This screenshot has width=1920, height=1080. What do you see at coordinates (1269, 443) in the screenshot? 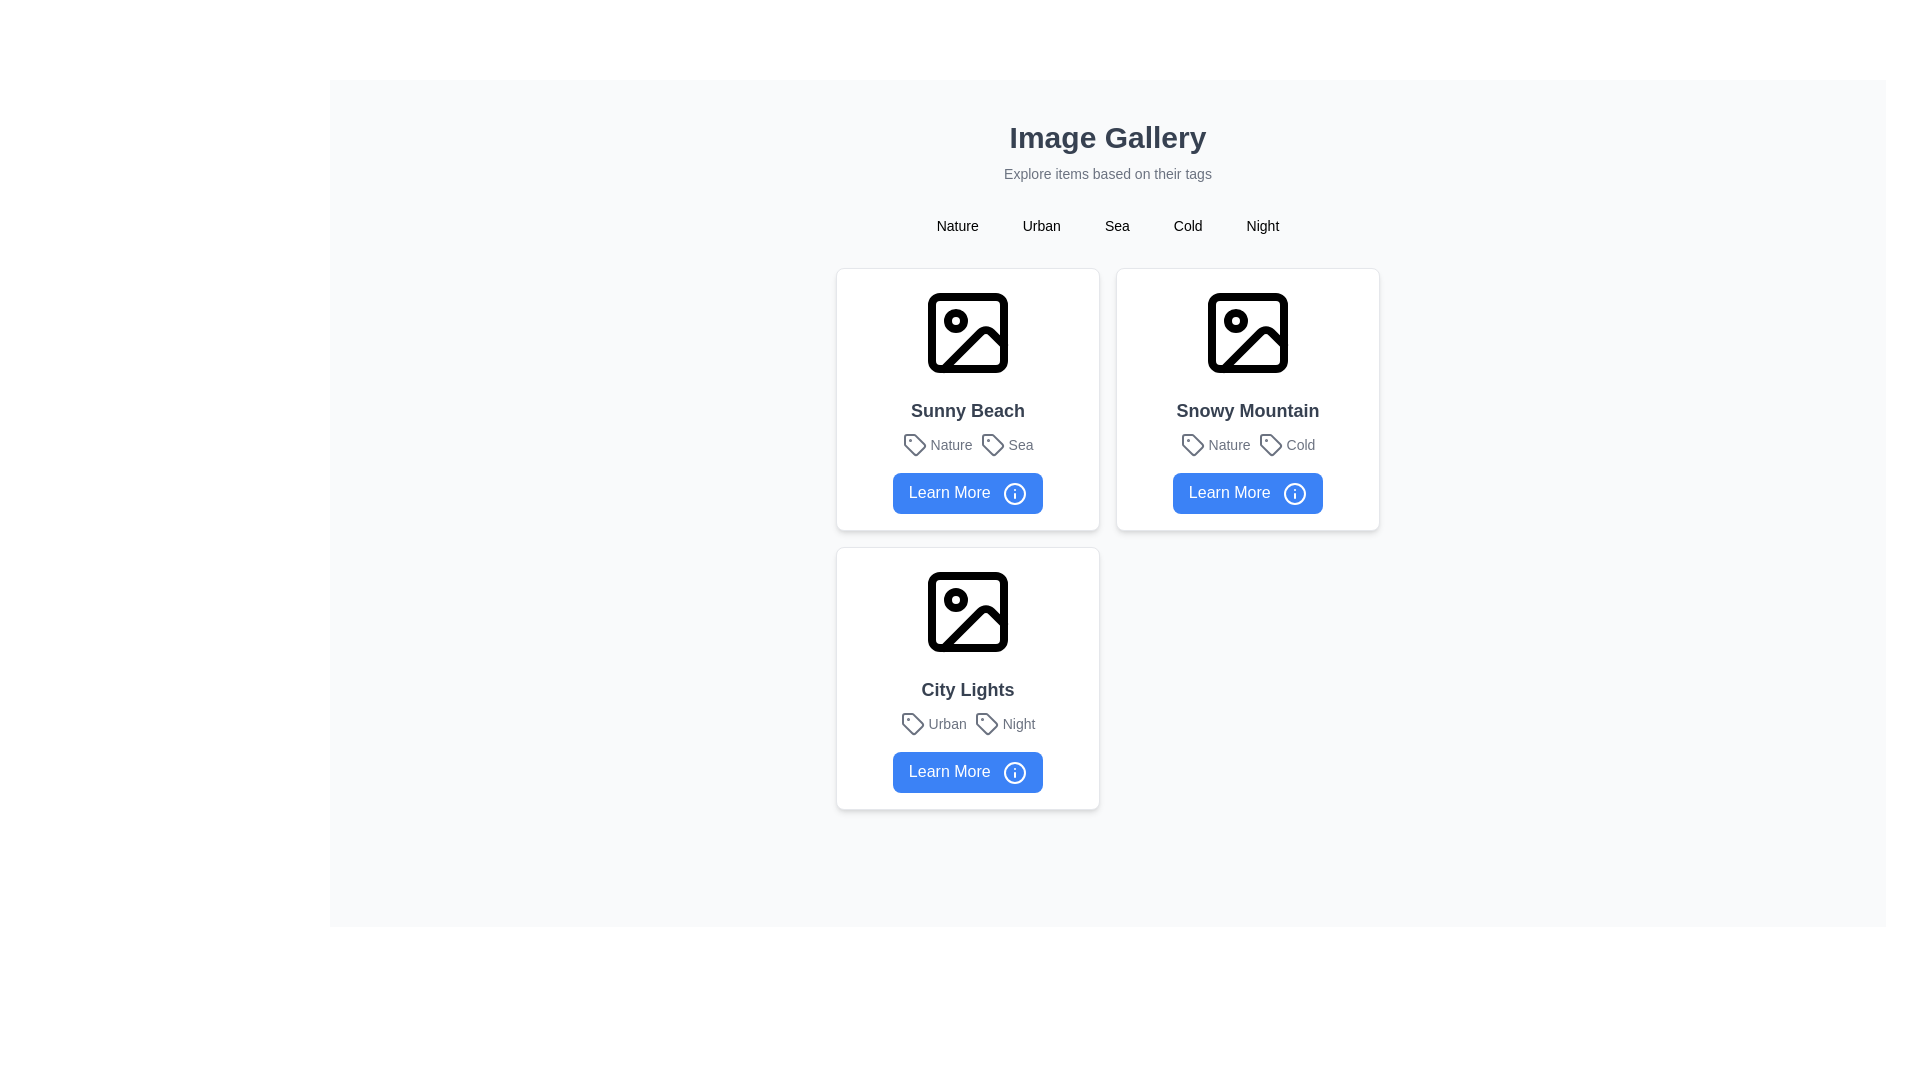
I see `the decorative 'Cold' tag icon located within the 'Snowy Mountain' card, positioned below its title and beside the 'Nature' tag to trigger possible visual effects` at bounding box center [1269, 443].